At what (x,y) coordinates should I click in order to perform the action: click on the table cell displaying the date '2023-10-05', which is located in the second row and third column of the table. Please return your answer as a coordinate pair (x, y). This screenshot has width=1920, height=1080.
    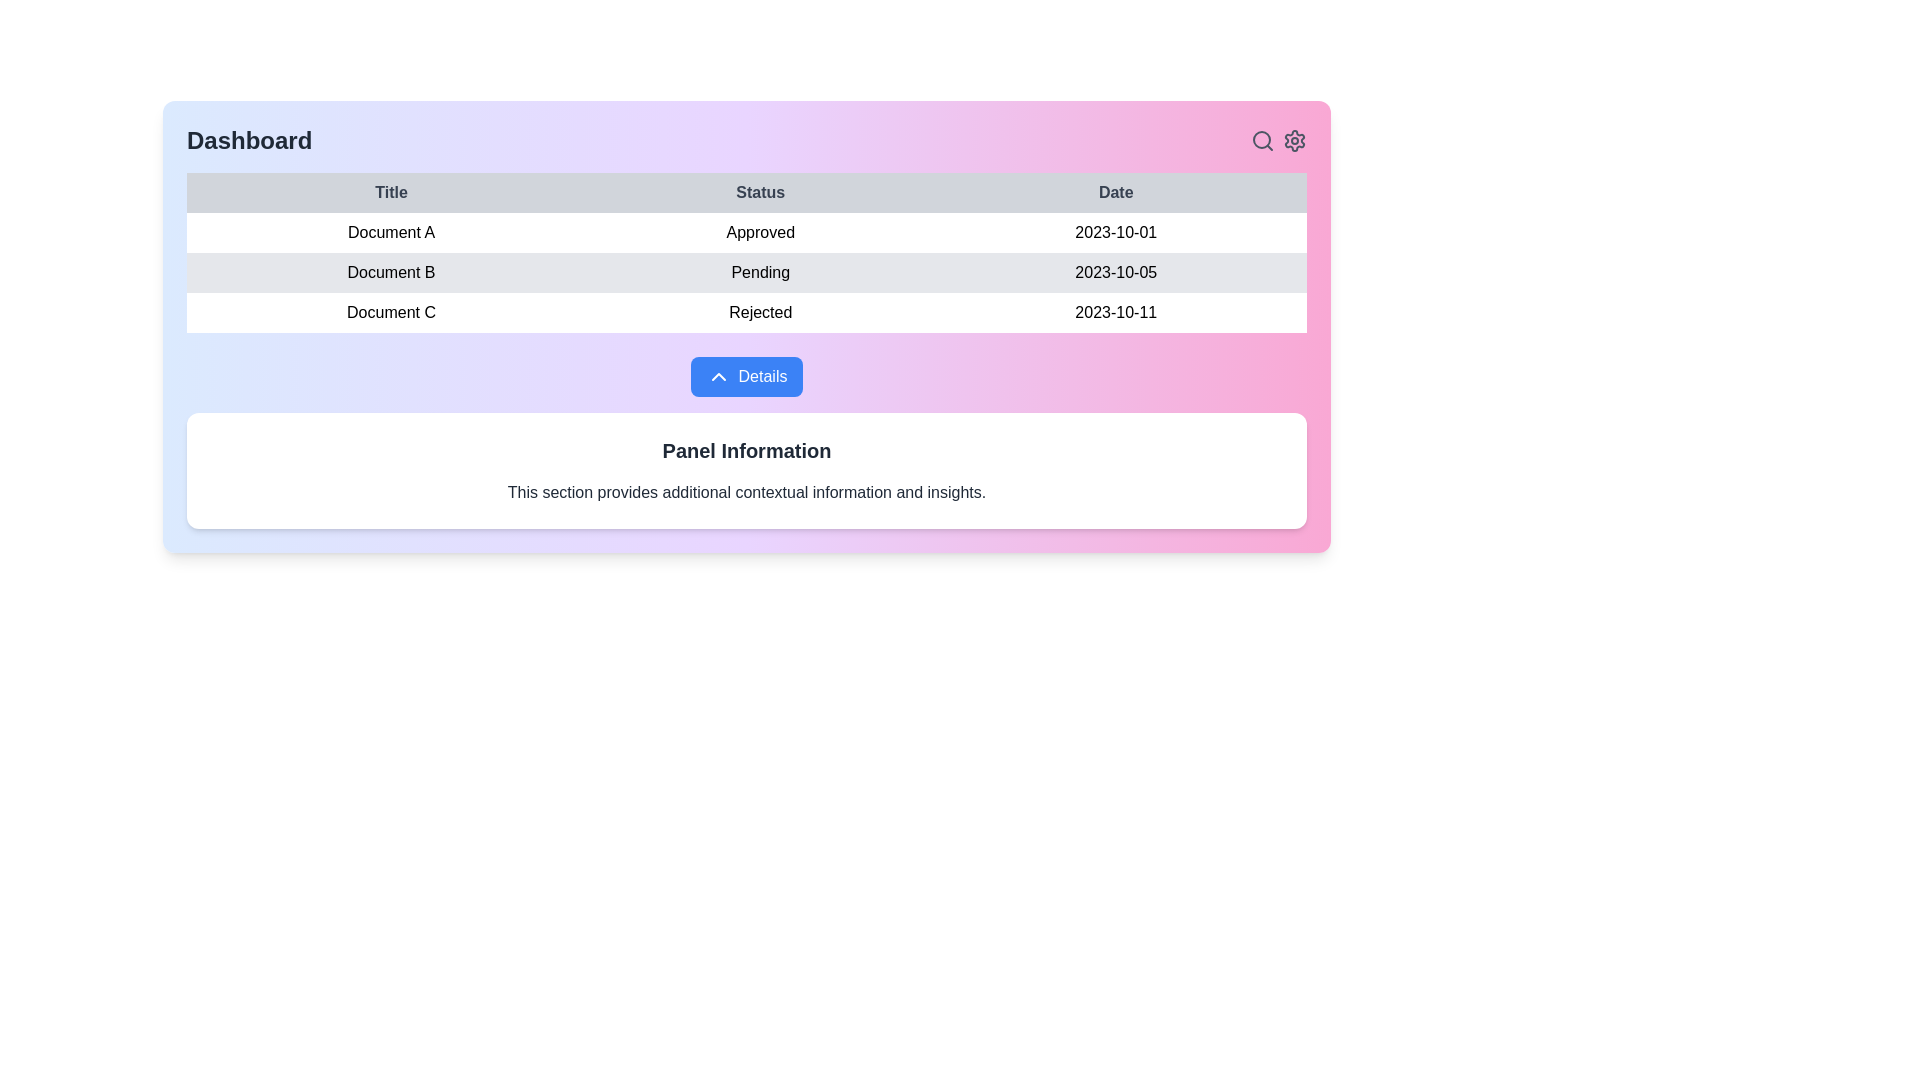
    Looking at the image, I should click on (1115, 273).